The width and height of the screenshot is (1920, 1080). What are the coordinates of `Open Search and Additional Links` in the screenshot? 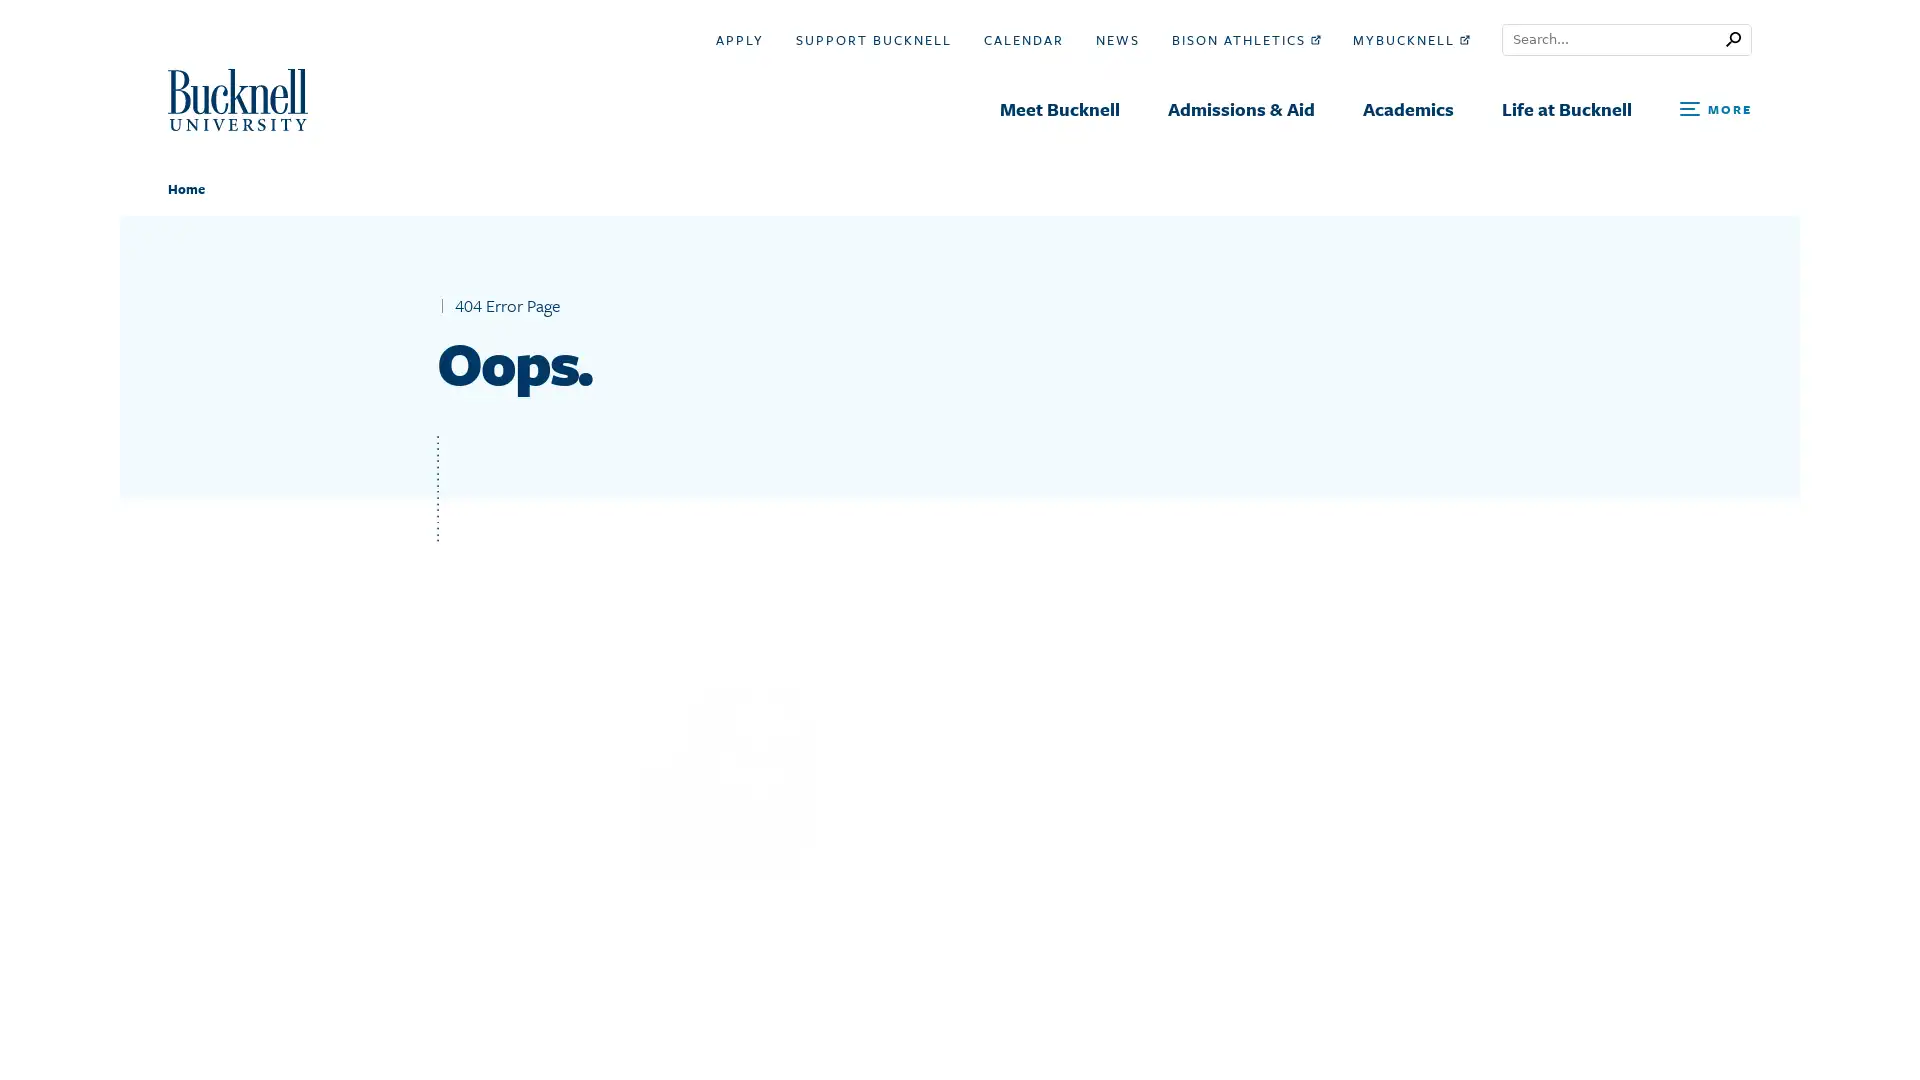 It's located at (1715, 109).